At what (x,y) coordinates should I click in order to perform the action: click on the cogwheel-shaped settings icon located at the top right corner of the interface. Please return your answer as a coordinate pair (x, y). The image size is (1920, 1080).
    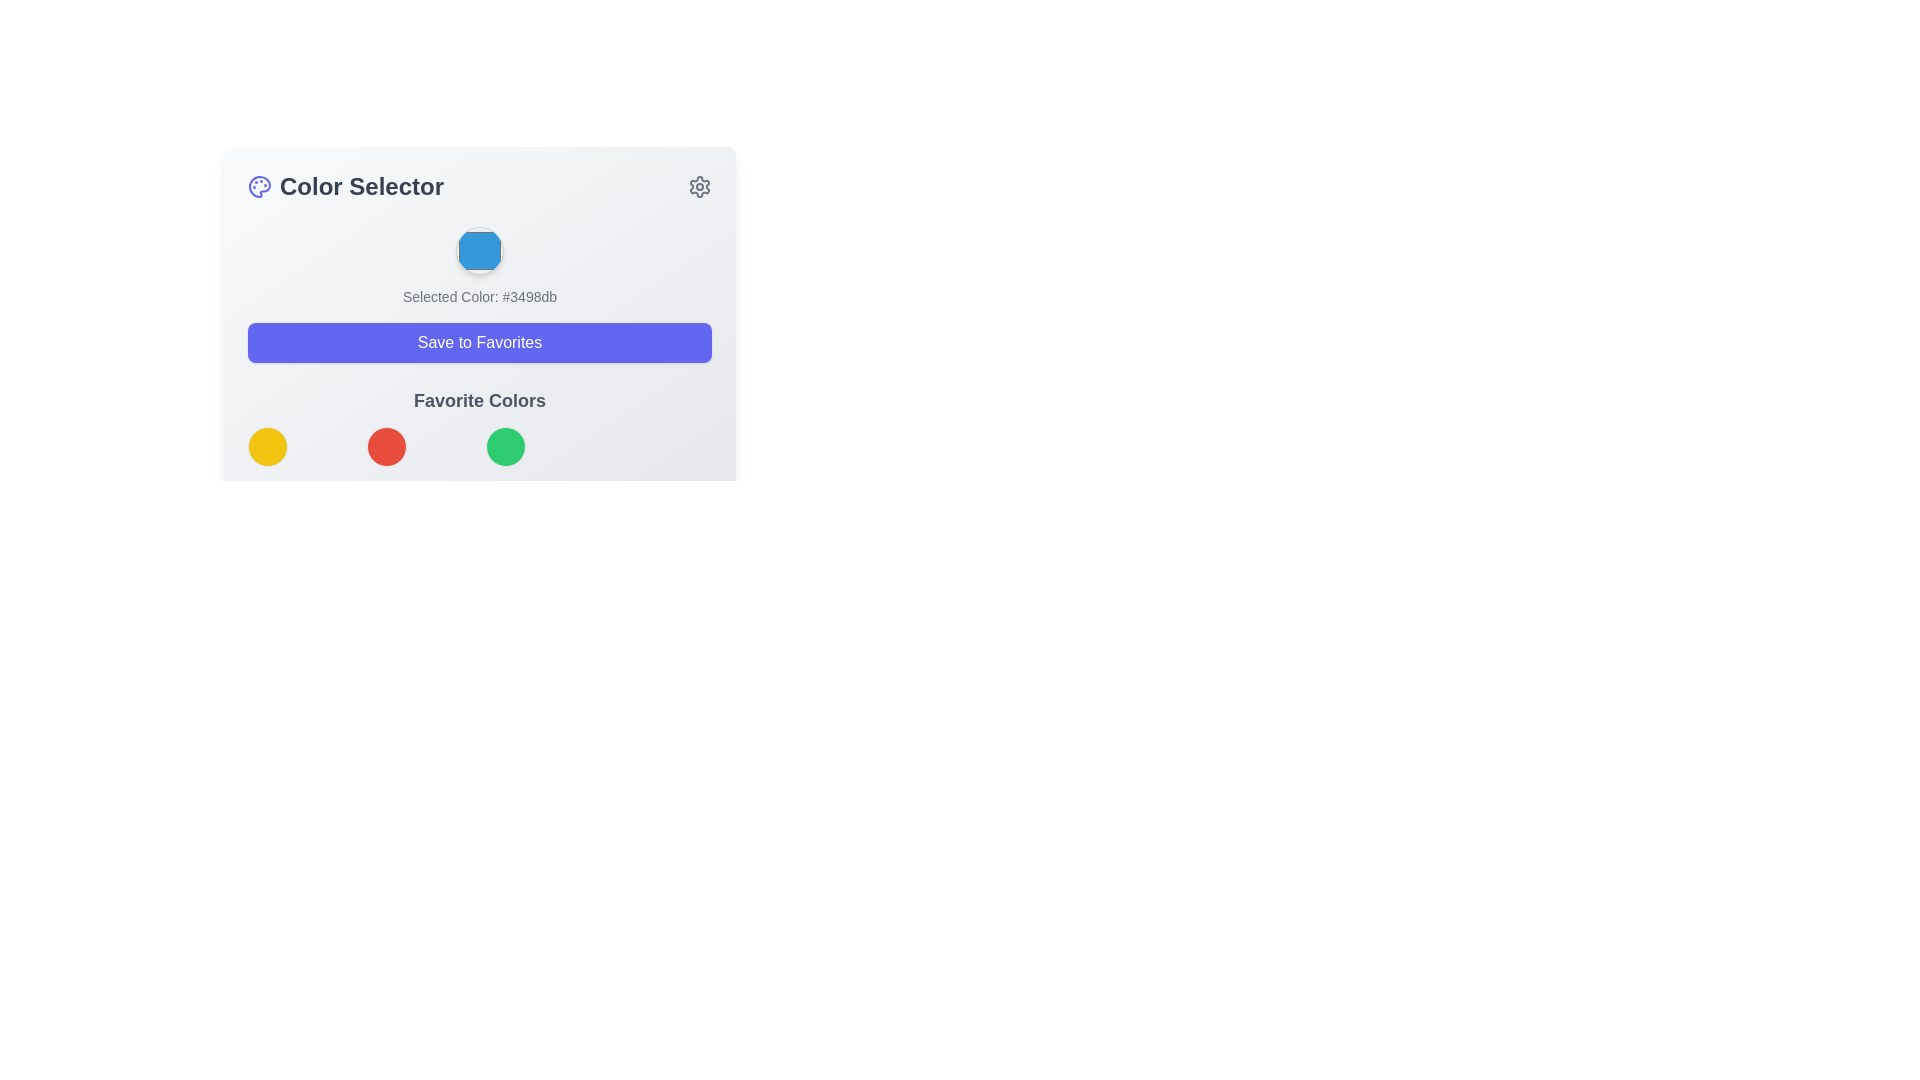
    Looking at the image, I should click on (700, 186).